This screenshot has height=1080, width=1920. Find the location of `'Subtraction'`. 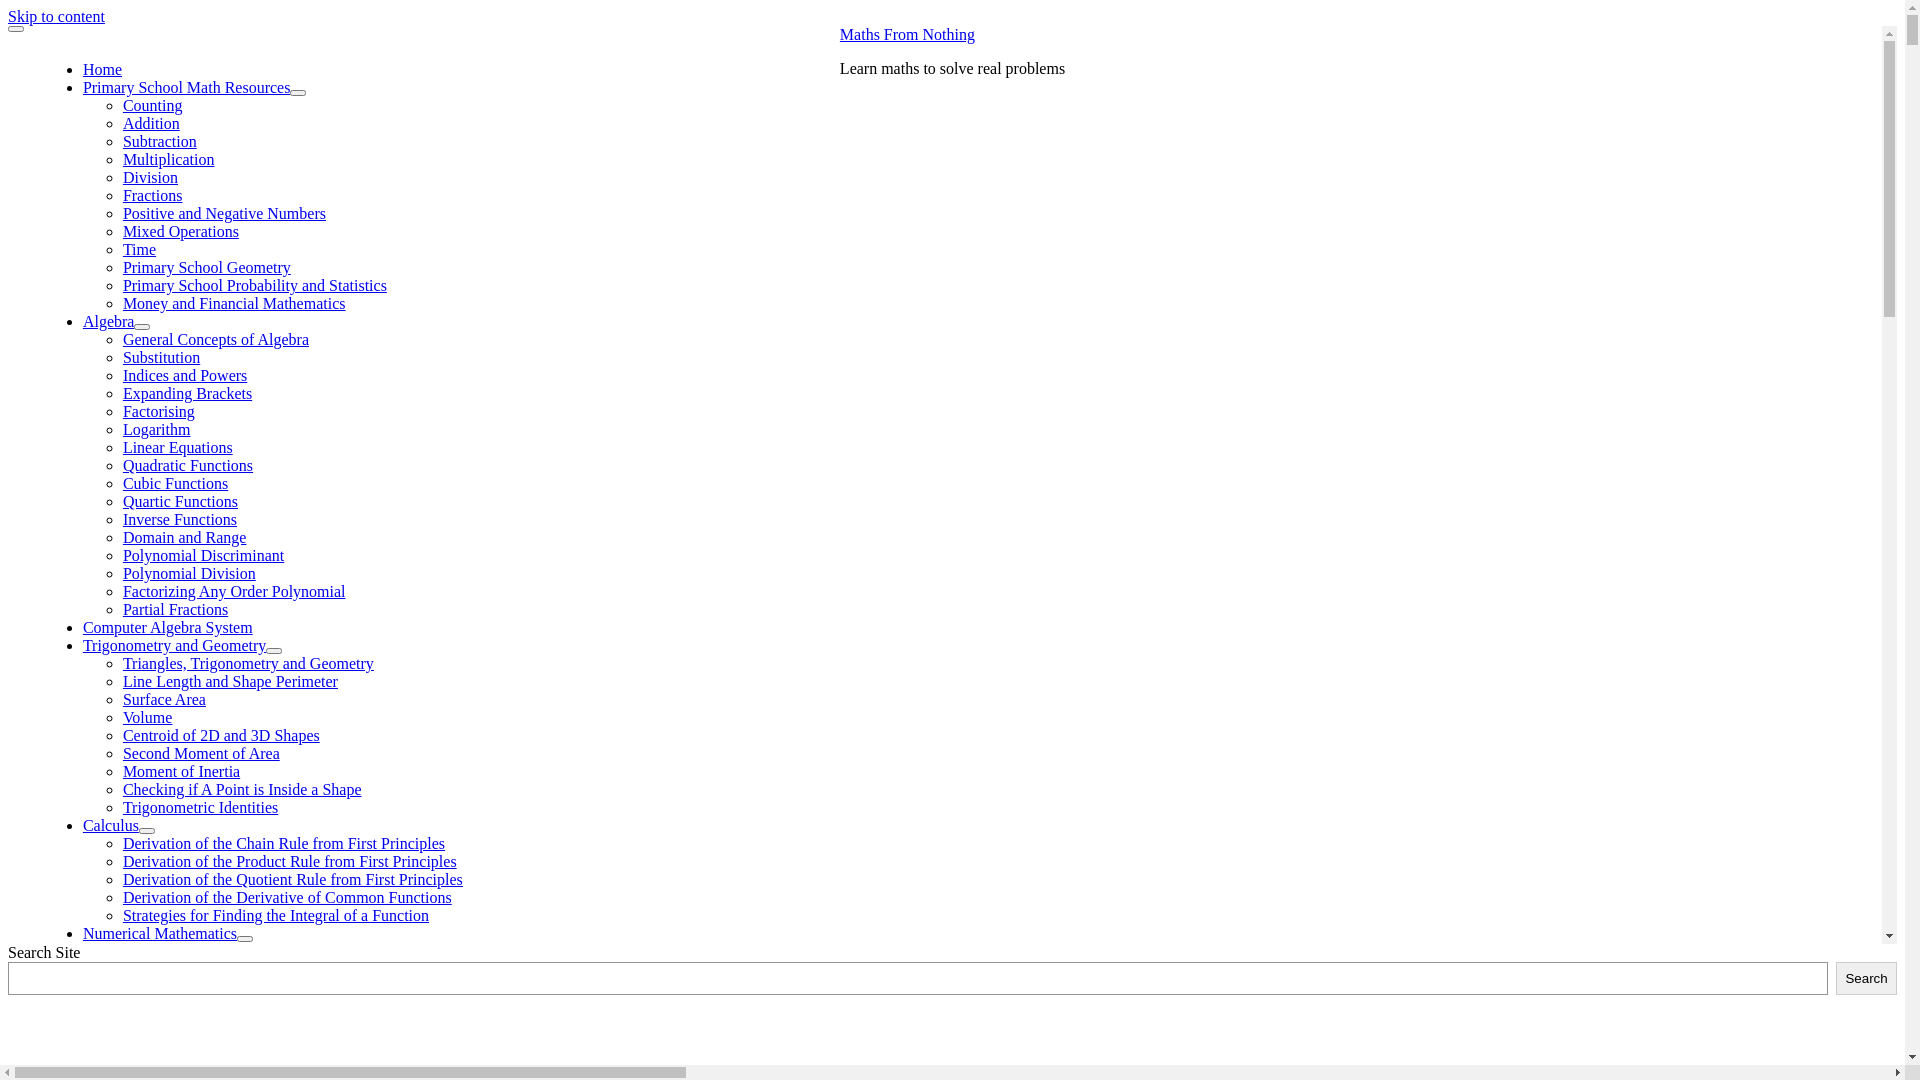

'Subtraction' is located at coordinates (158, 140).